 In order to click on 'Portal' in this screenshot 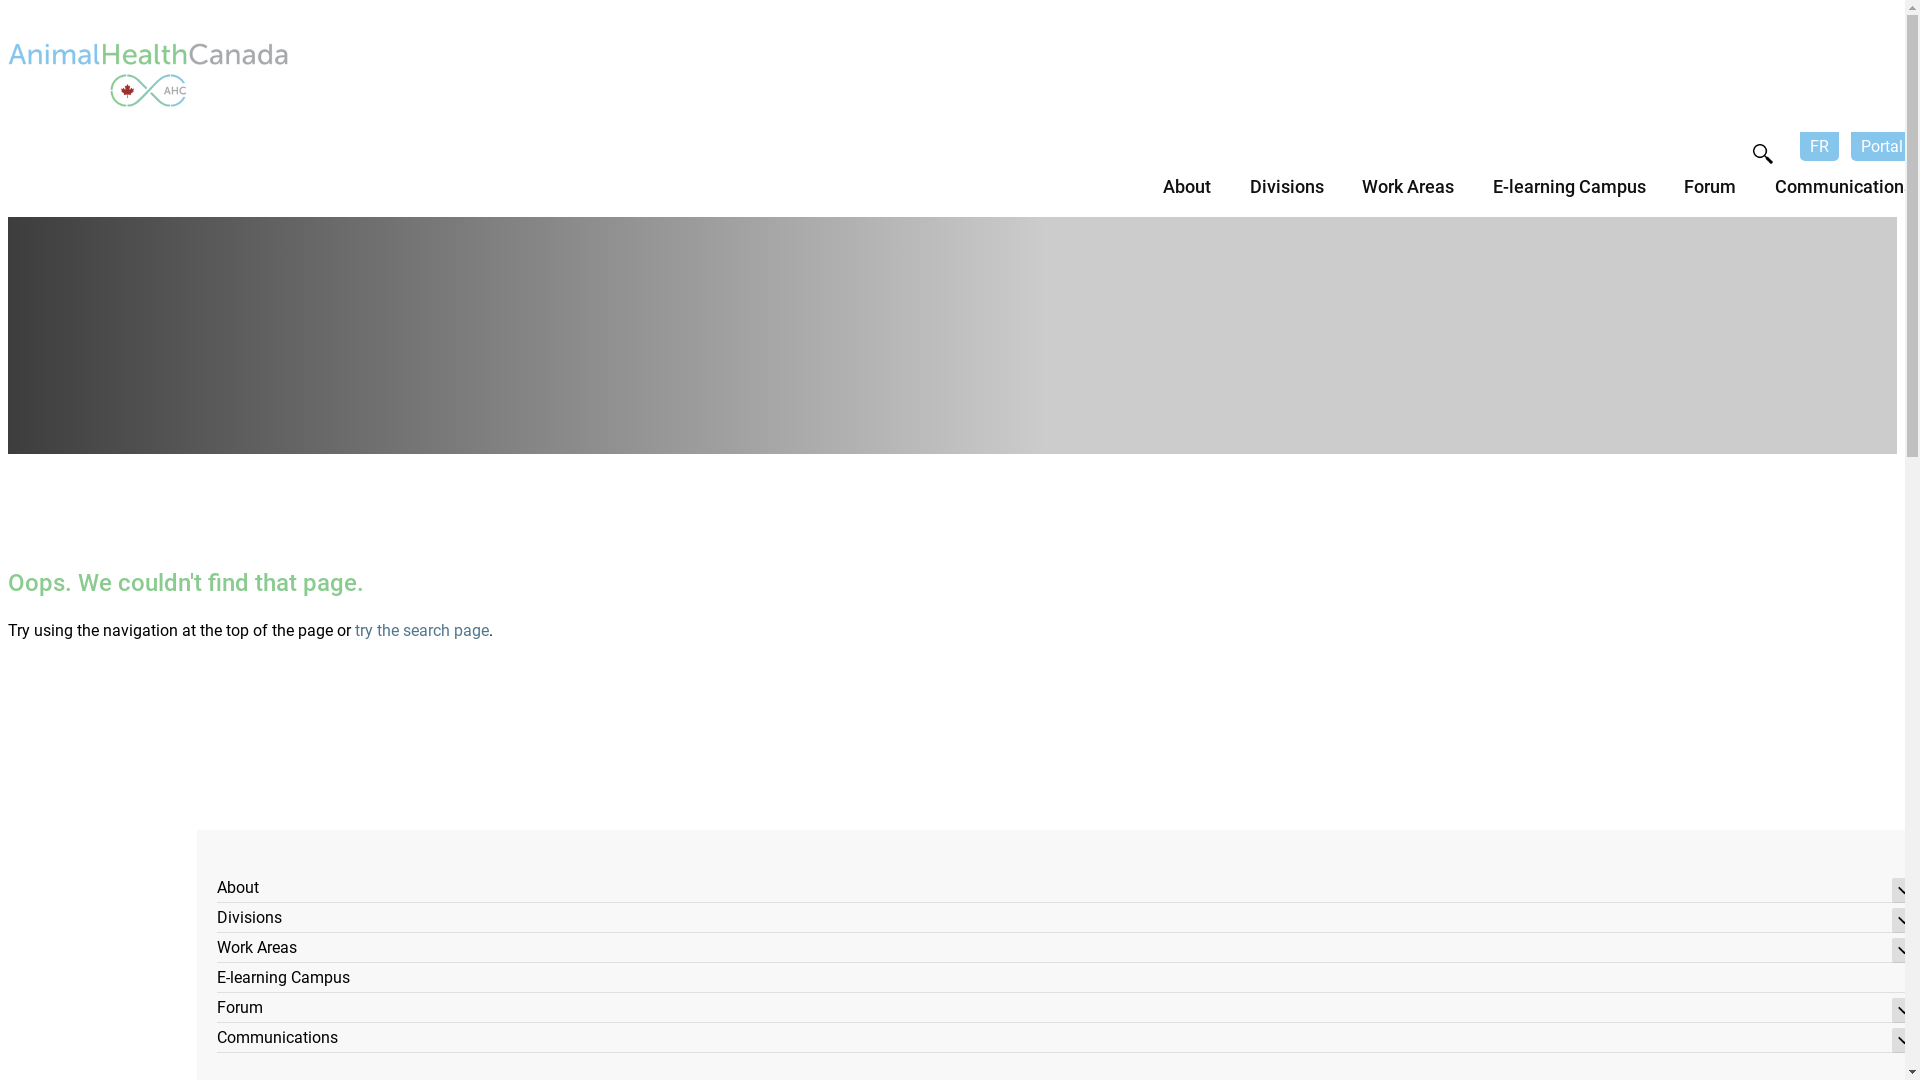, I will do `click(1880, 145)`.